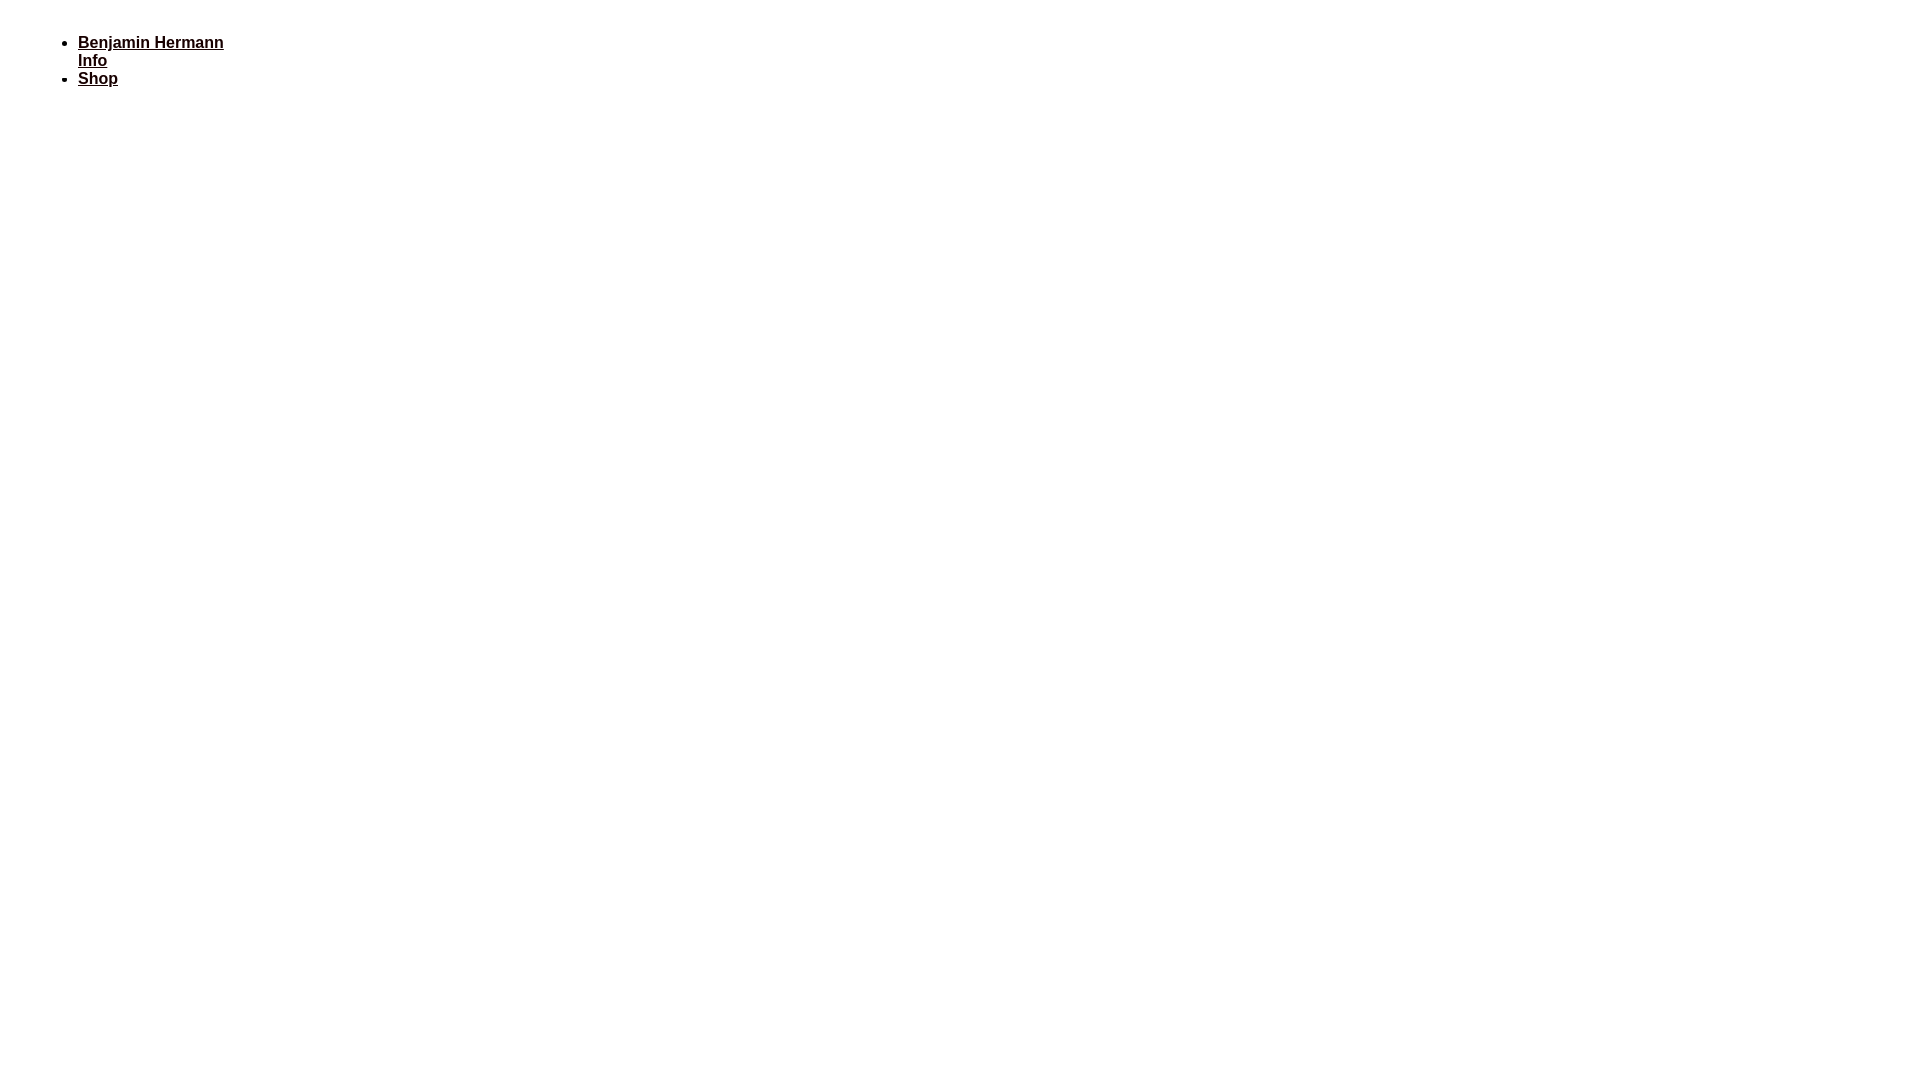 The height and width of the screenshot is (1080, 1920). What do you see at coordinates (91, 59) in the screenshot?
I see `'Info'` at bounding box center [91, 59].